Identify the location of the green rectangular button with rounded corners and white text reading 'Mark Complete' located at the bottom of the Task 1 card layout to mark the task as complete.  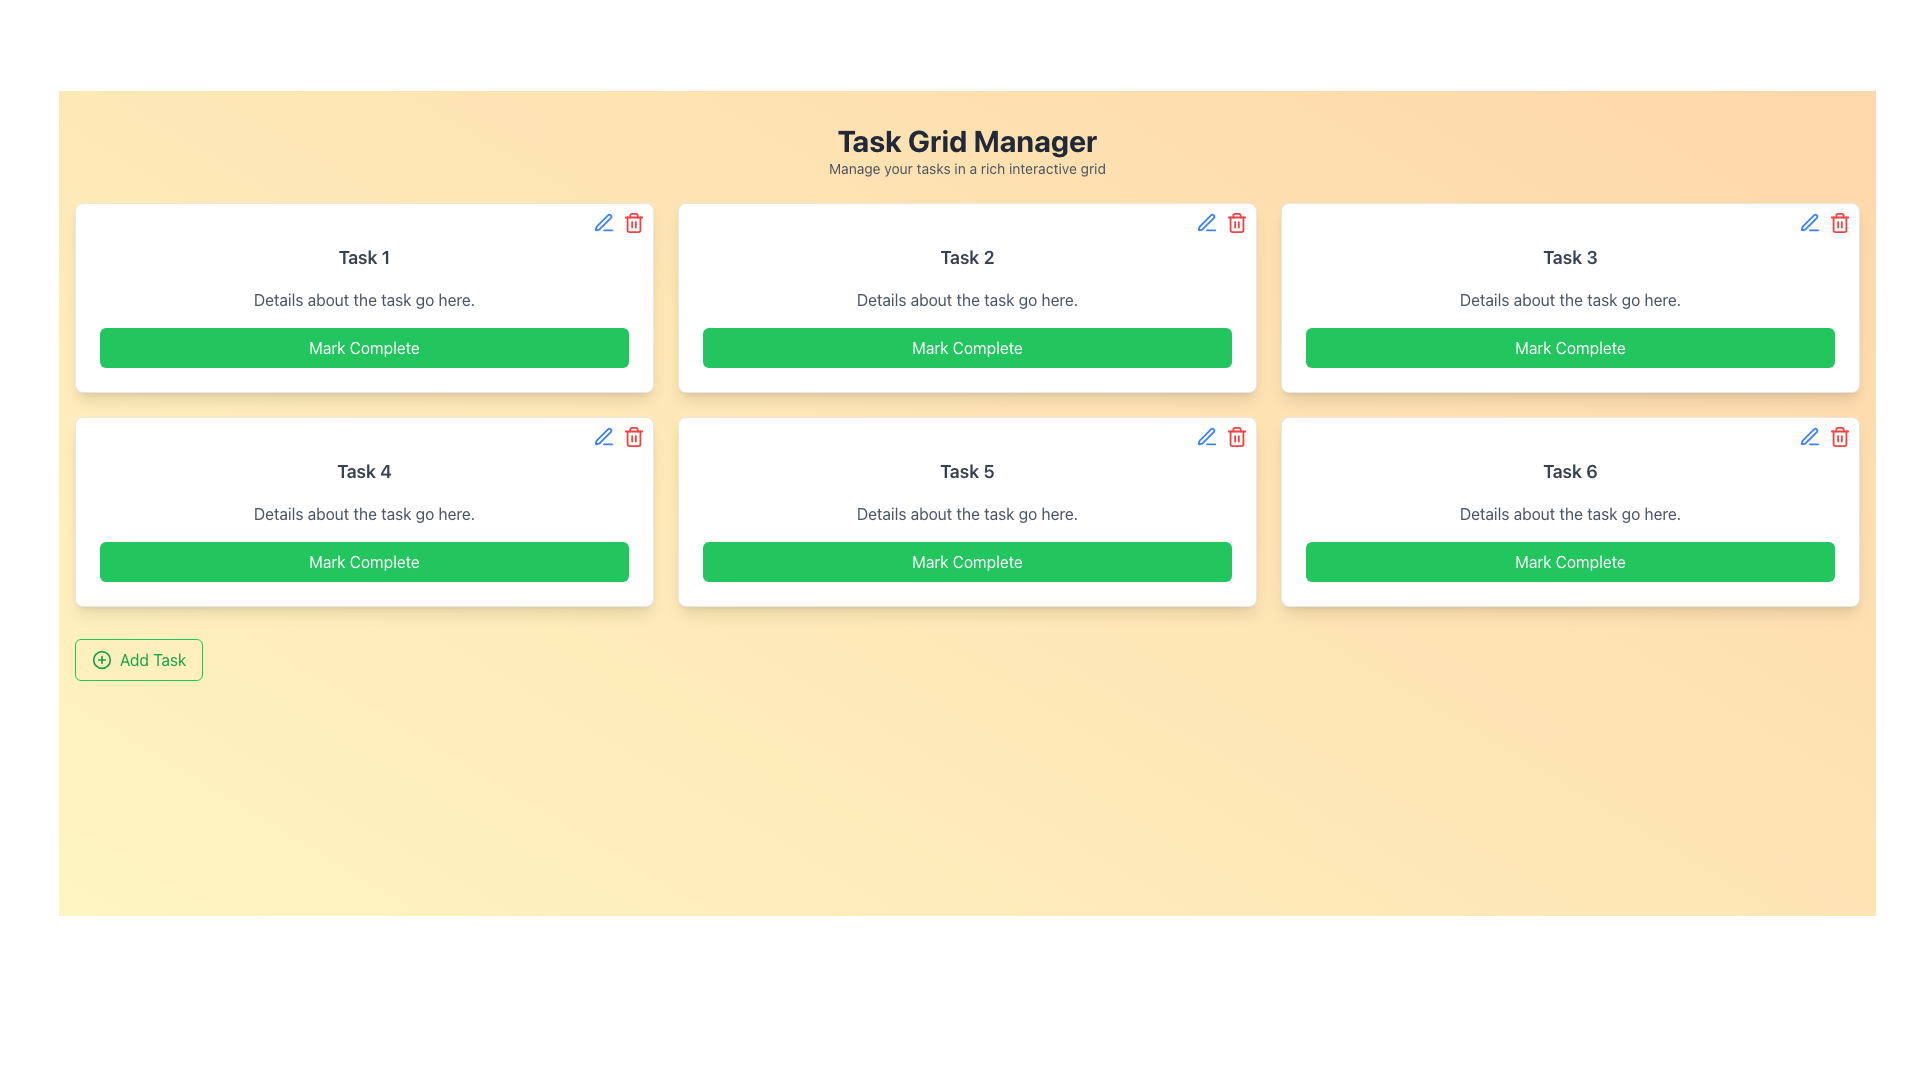
(364, 346).